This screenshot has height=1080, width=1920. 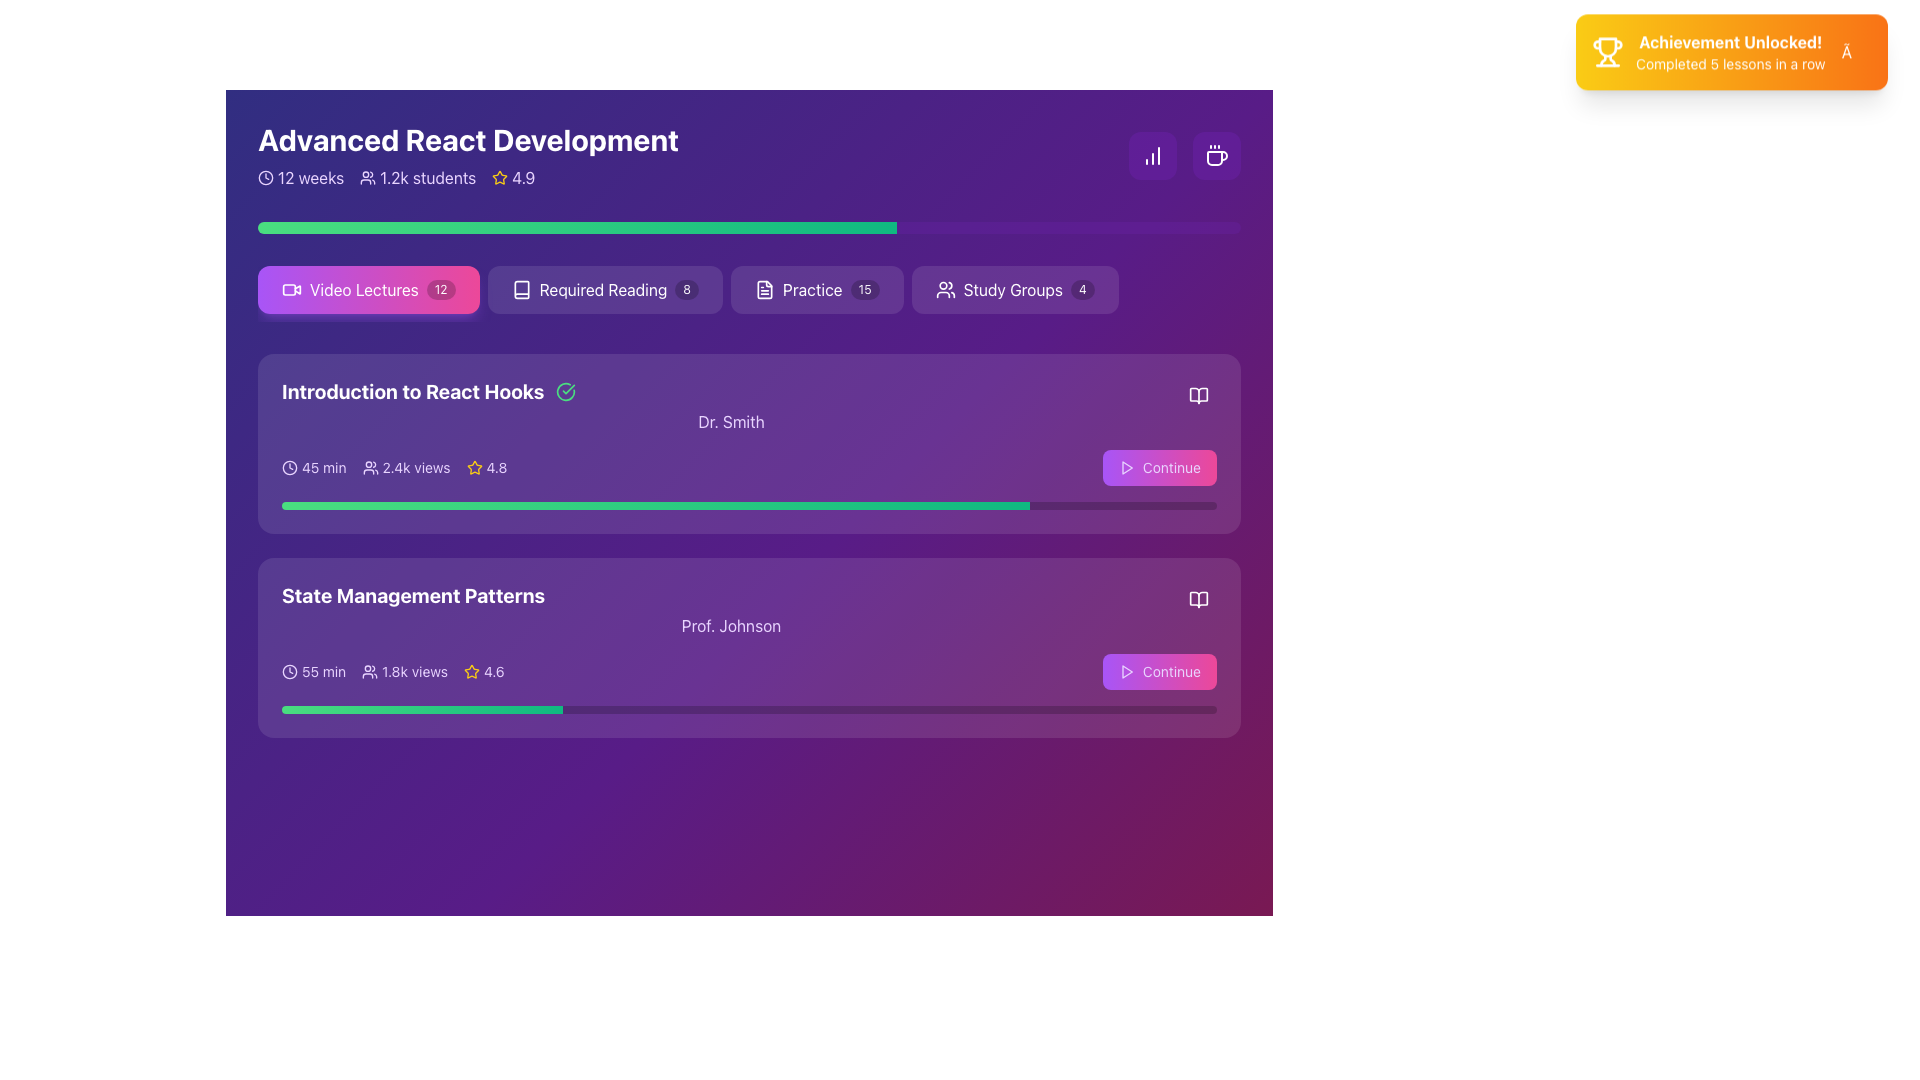 I want to click on the 'Video Lectures' navigation button, which is the first item in the horizontal list of course categories, so click(x=748, y=293).